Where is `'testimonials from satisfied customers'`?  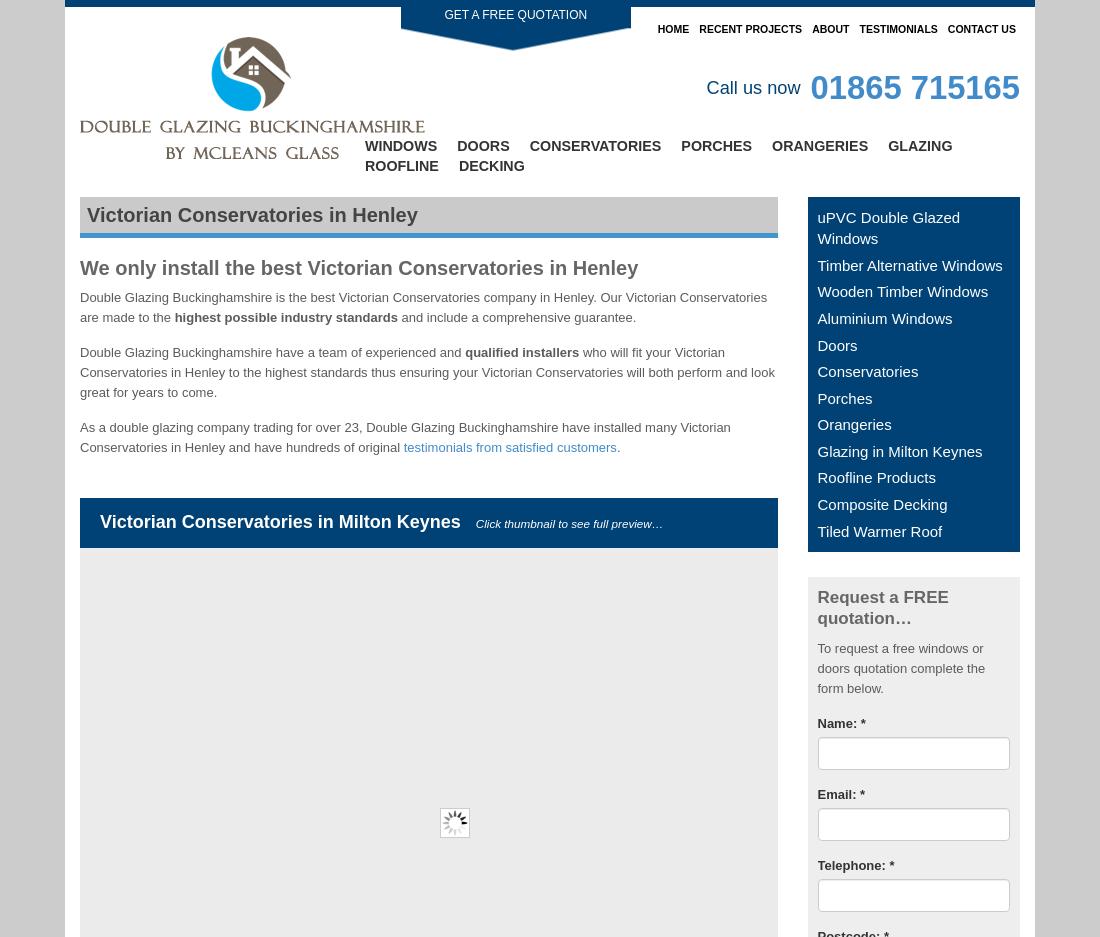
'testimonials from satisfied customers' is located at coordinates (403, 445).